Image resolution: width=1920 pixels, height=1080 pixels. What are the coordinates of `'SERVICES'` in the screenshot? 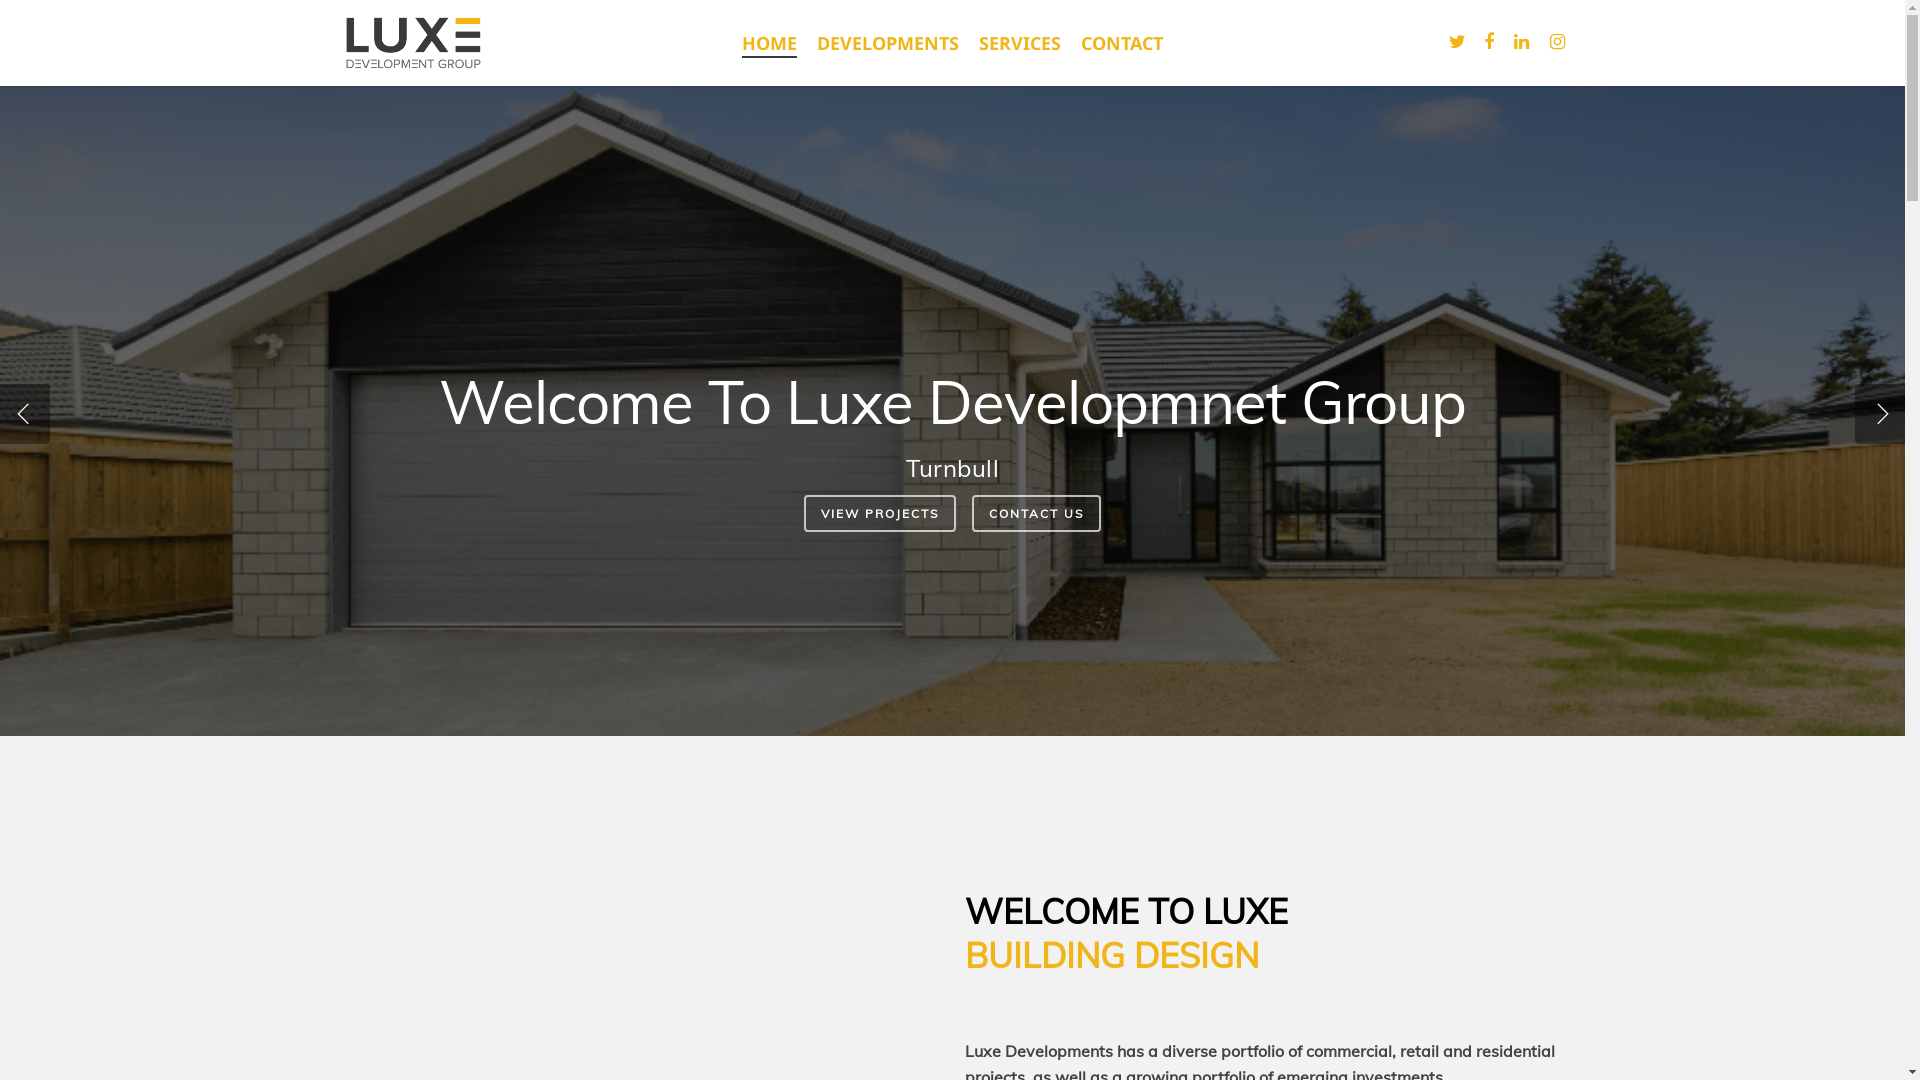 It's located at (1019, 42).